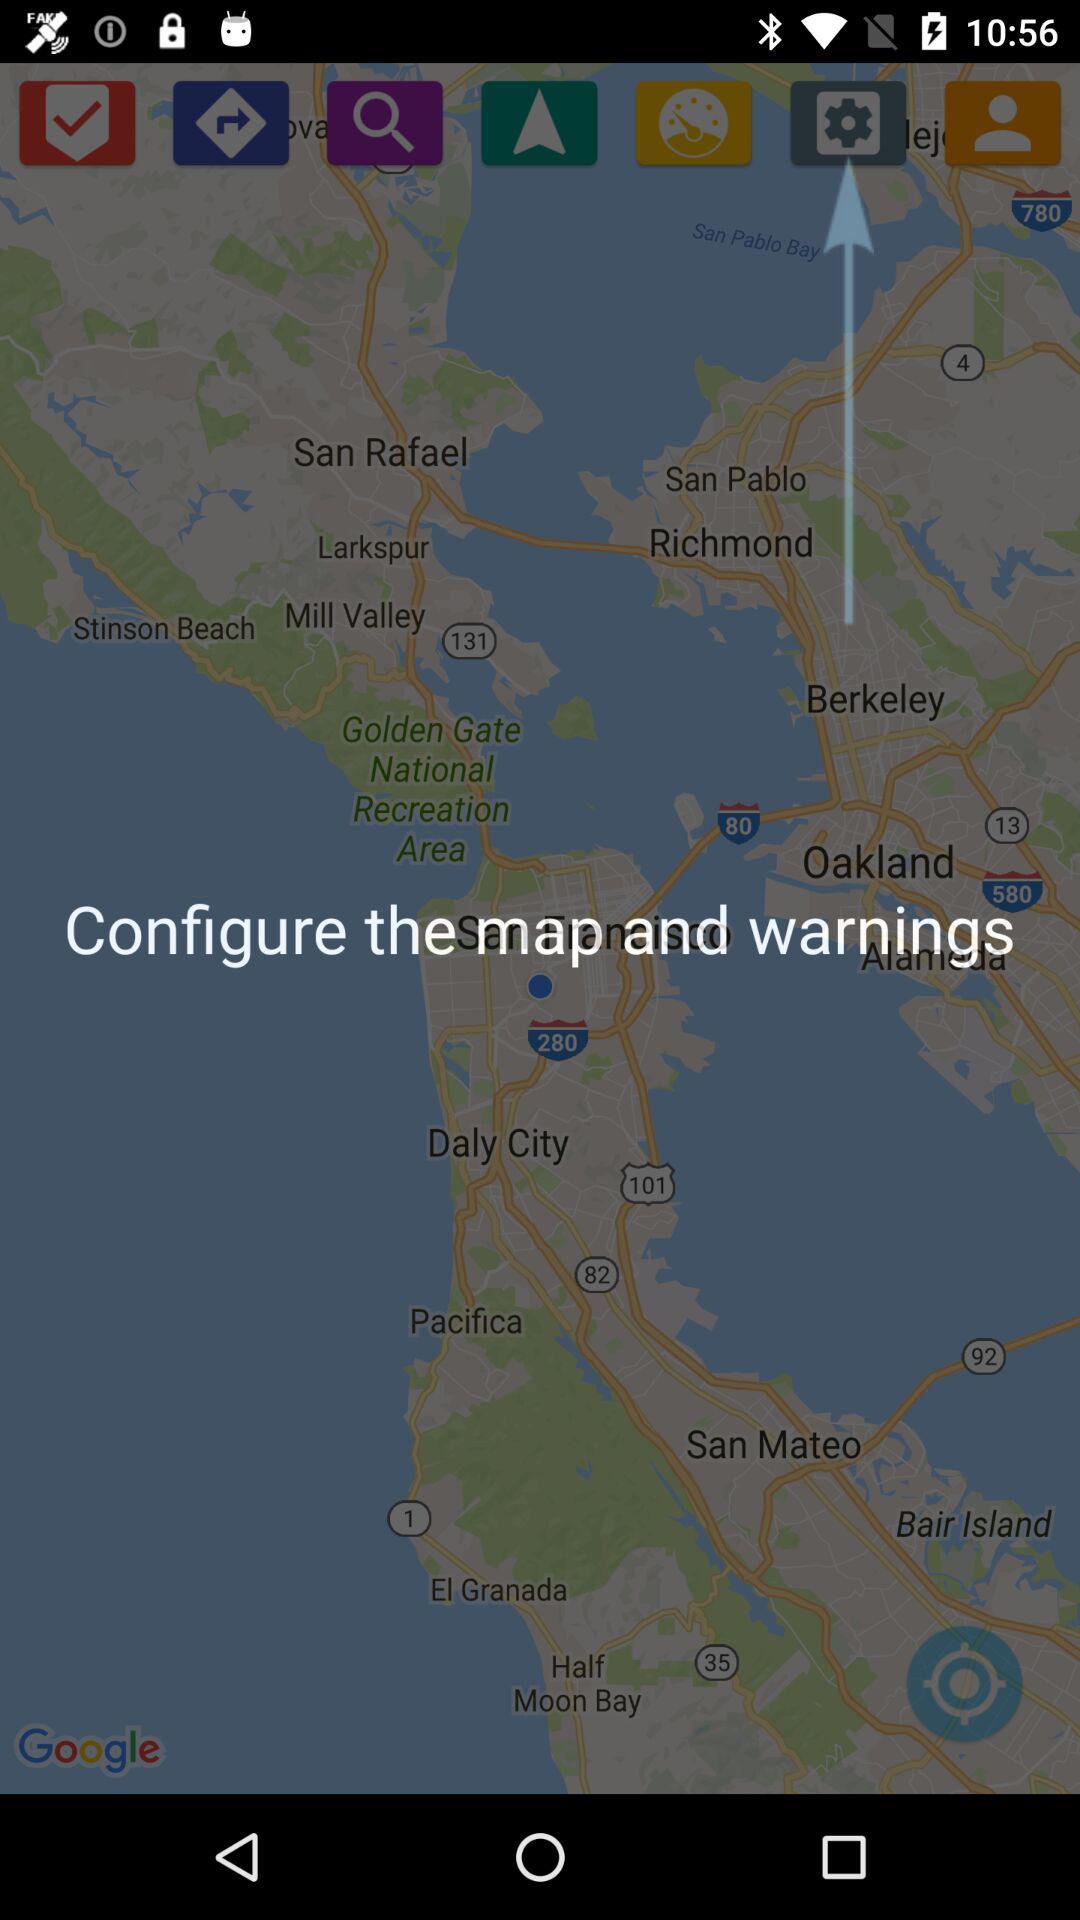  What do you see at coordinates (229, 121) in the screenshot?
I see `app above the configure the map icon` at bounding box center [229, 121].